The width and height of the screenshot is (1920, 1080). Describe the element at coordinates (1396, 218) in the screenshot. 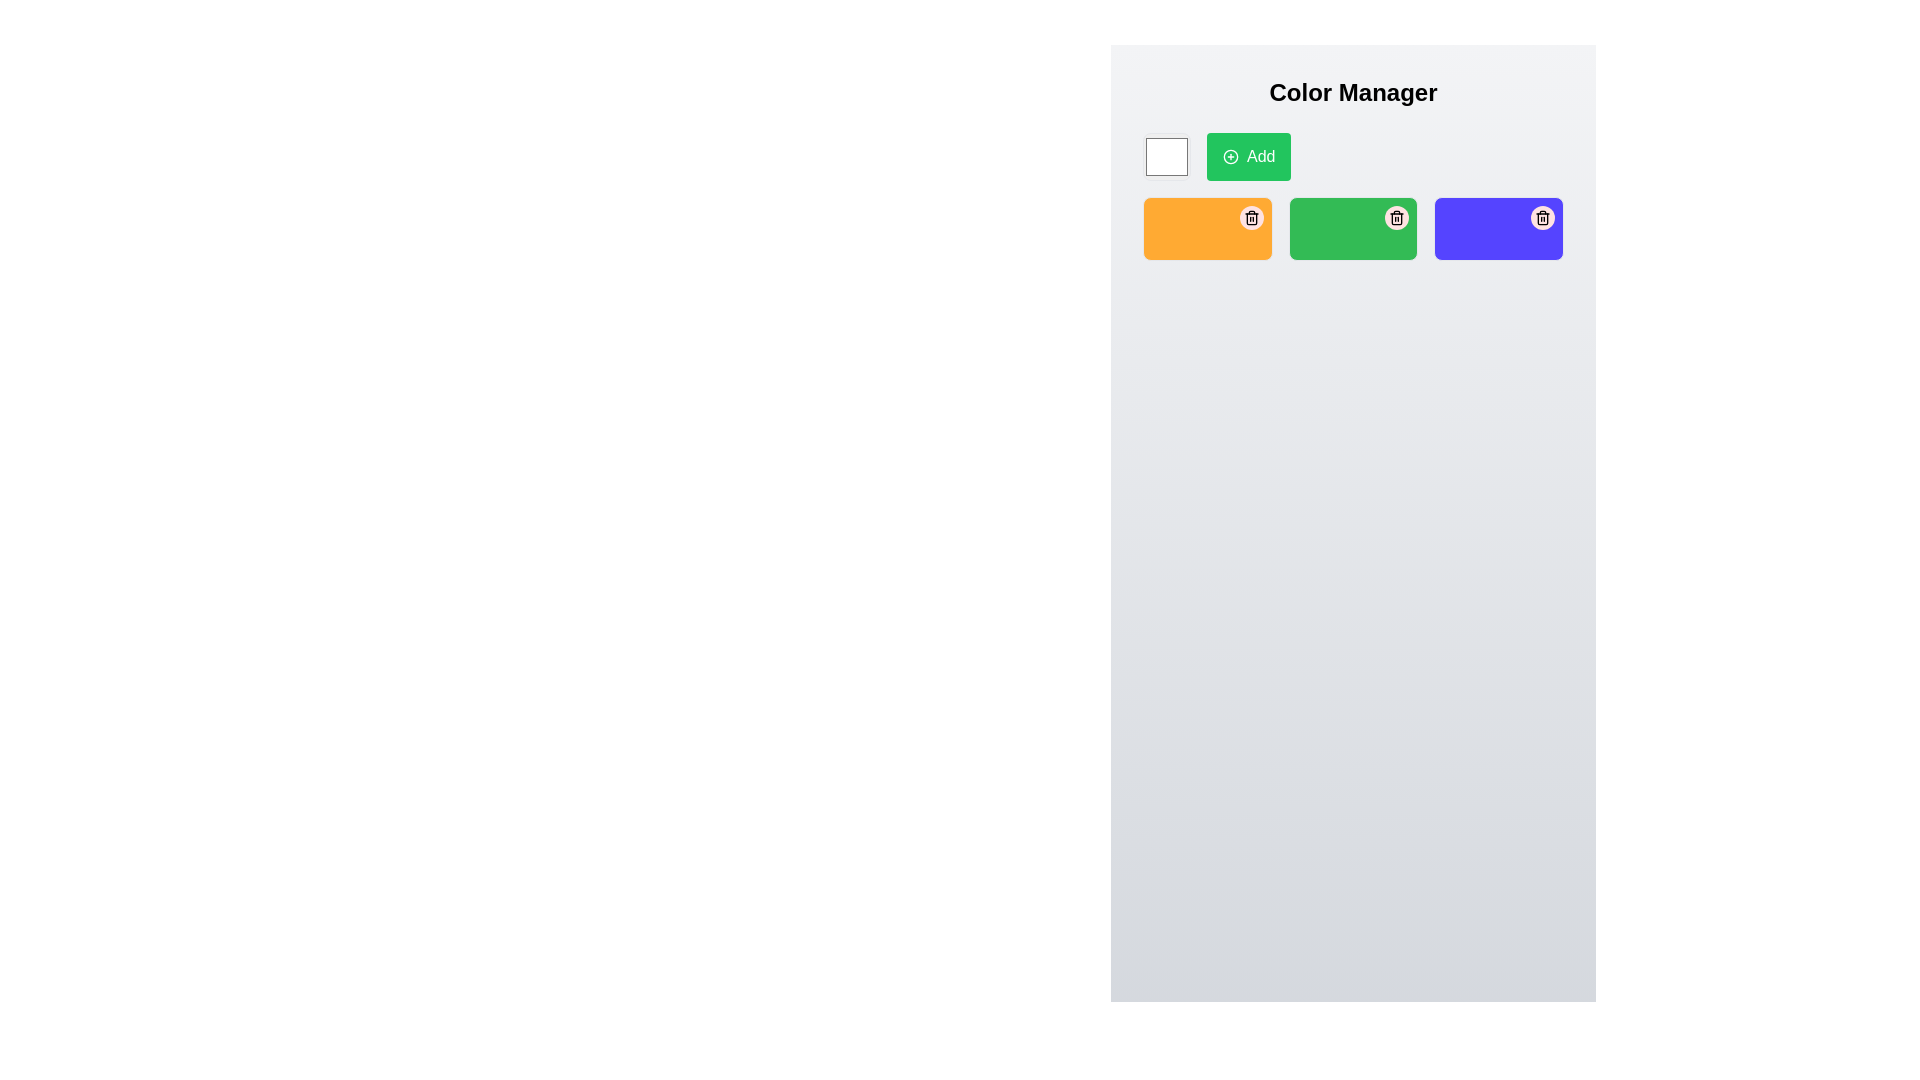

I see `the trashcan icon button, which is outlined in a rounded rectangle with a red background, positioned in the top-right corner of a green card` at that location.